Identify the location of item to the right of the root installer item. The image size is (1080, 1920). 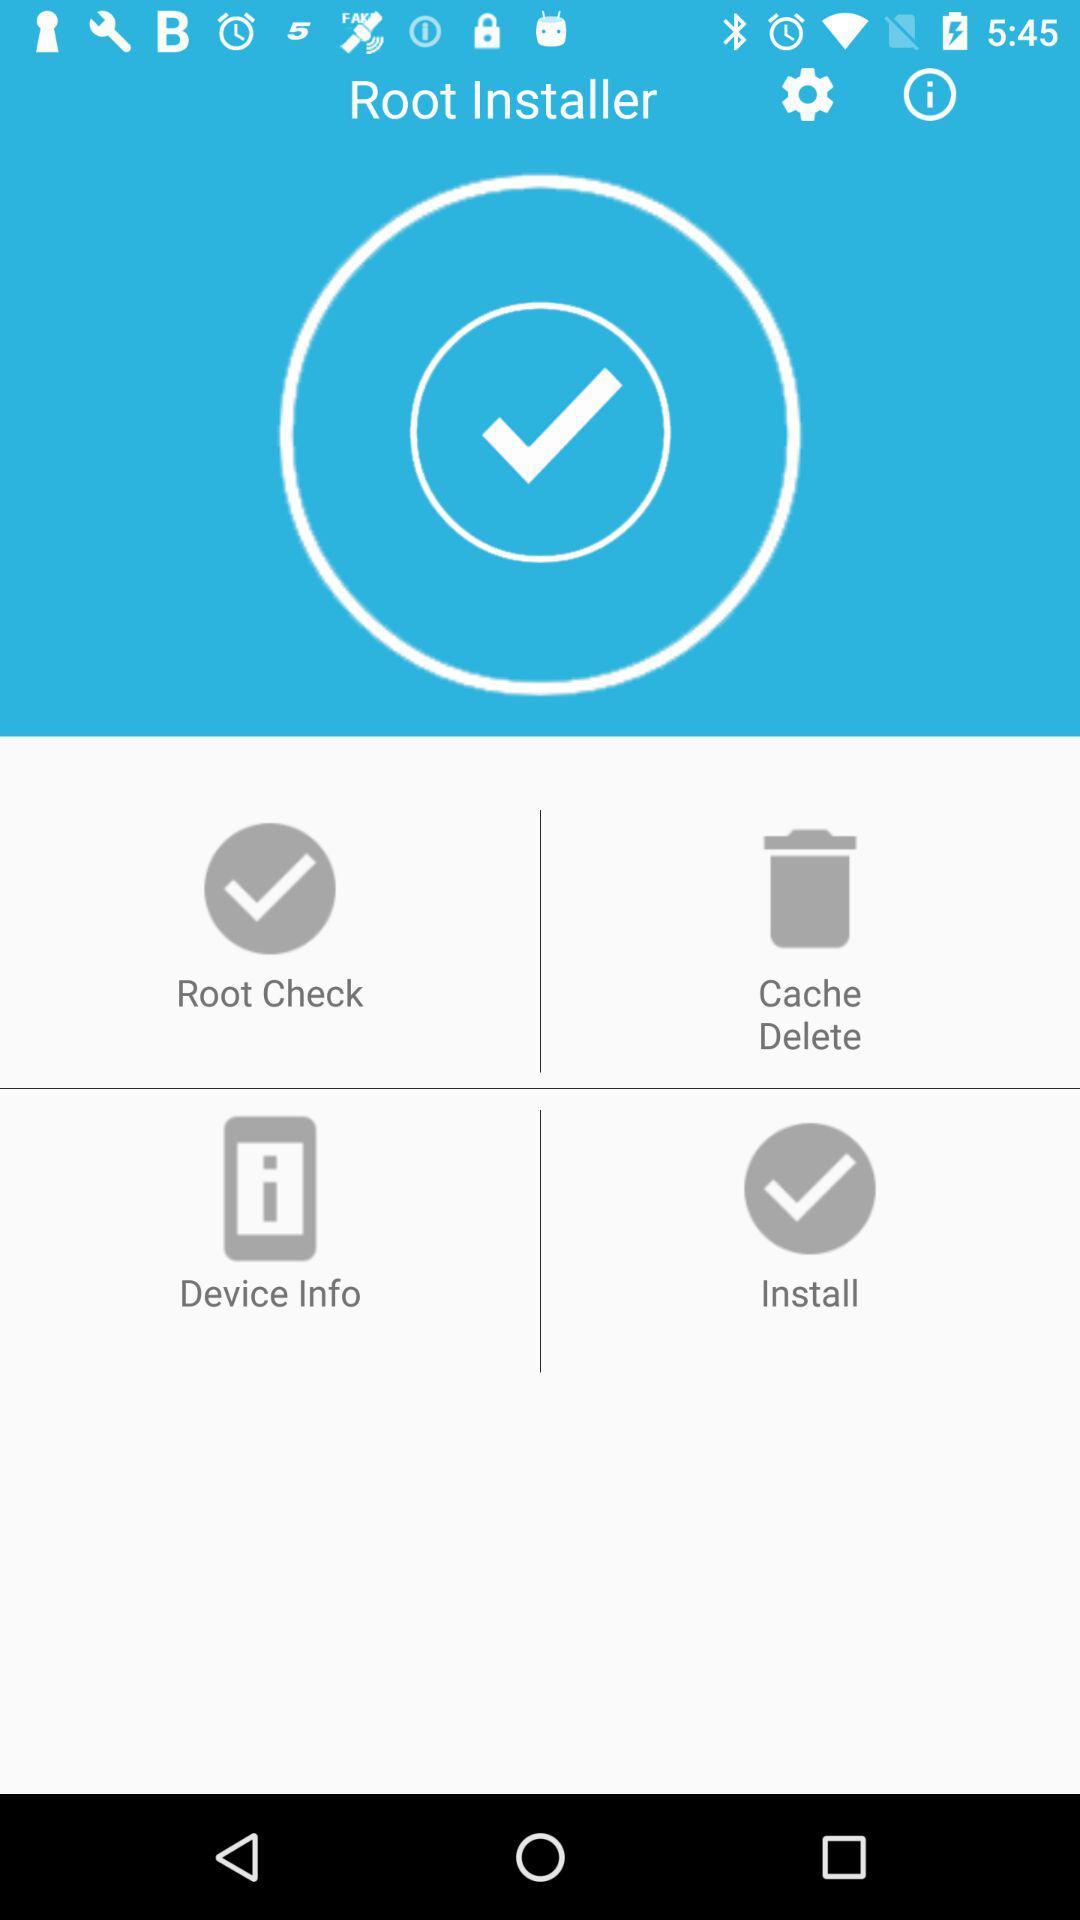
(806, 93).